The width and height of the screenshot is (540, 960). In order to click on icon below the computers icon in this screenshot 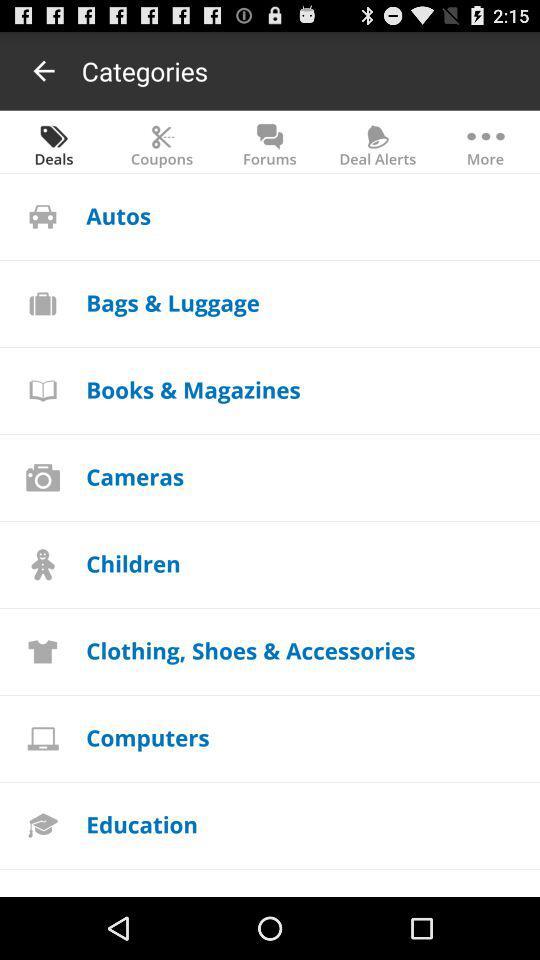, I will do `click(141, 824)`.